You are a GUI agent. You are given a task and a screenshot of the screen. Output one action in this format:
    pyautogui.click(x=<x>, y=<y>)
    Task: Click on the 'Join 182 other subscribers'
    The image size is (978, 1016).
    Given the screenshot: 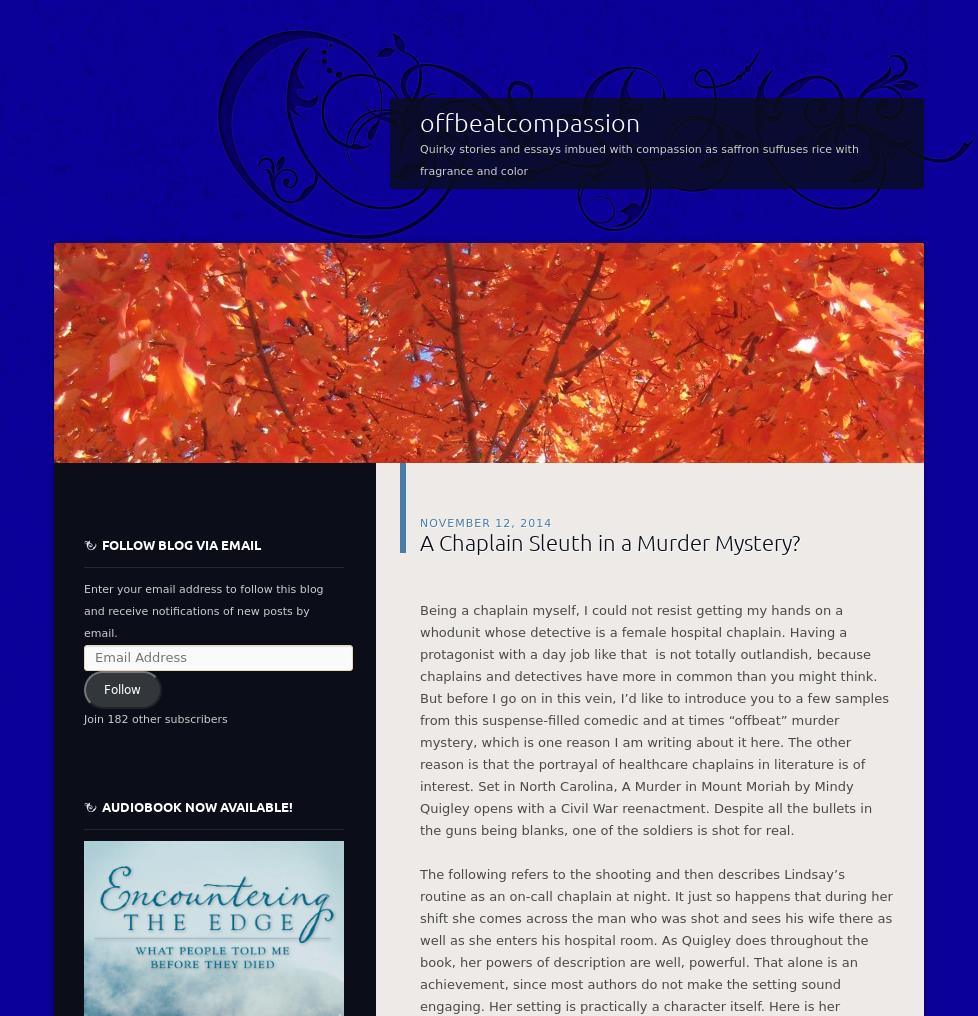 What is the action you would take?
    pyautogui.click(x=84, y=719)
    